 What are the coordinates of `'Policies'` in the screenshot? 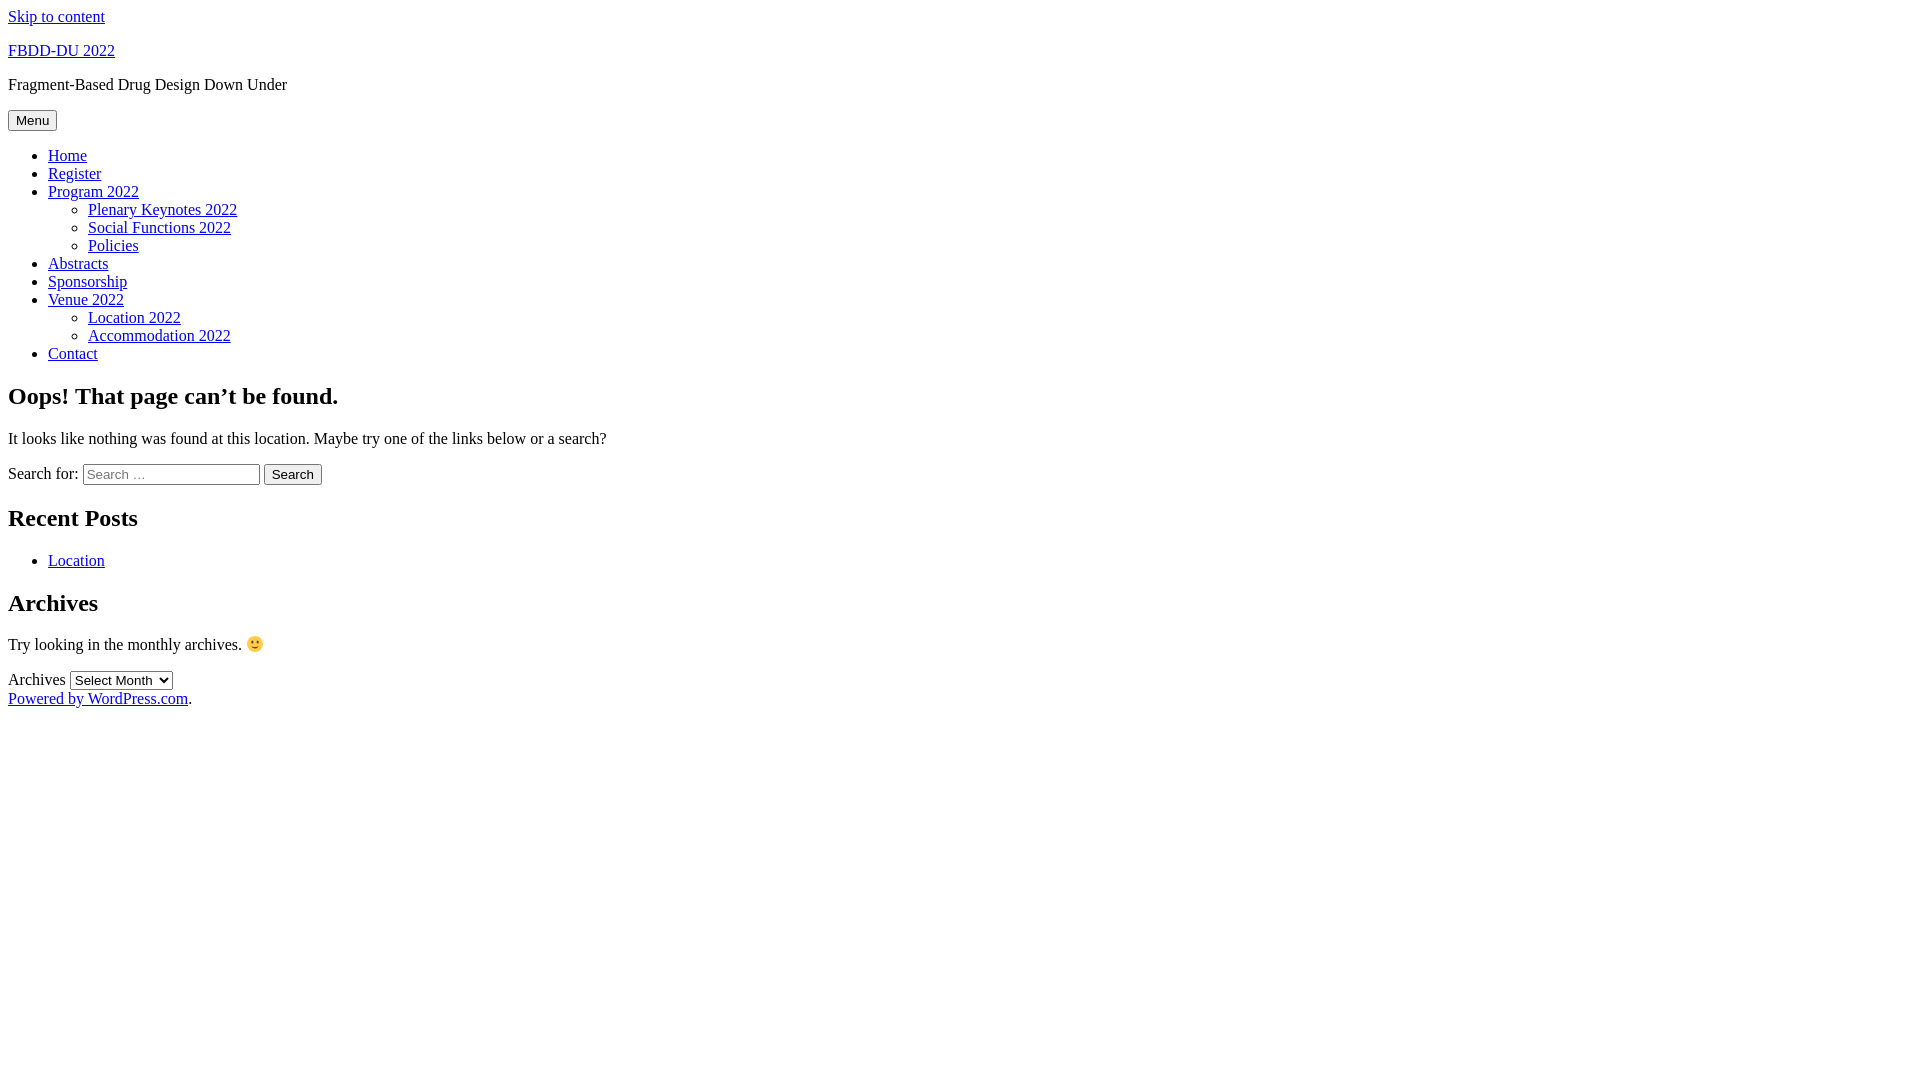 It's located at (86, 244).